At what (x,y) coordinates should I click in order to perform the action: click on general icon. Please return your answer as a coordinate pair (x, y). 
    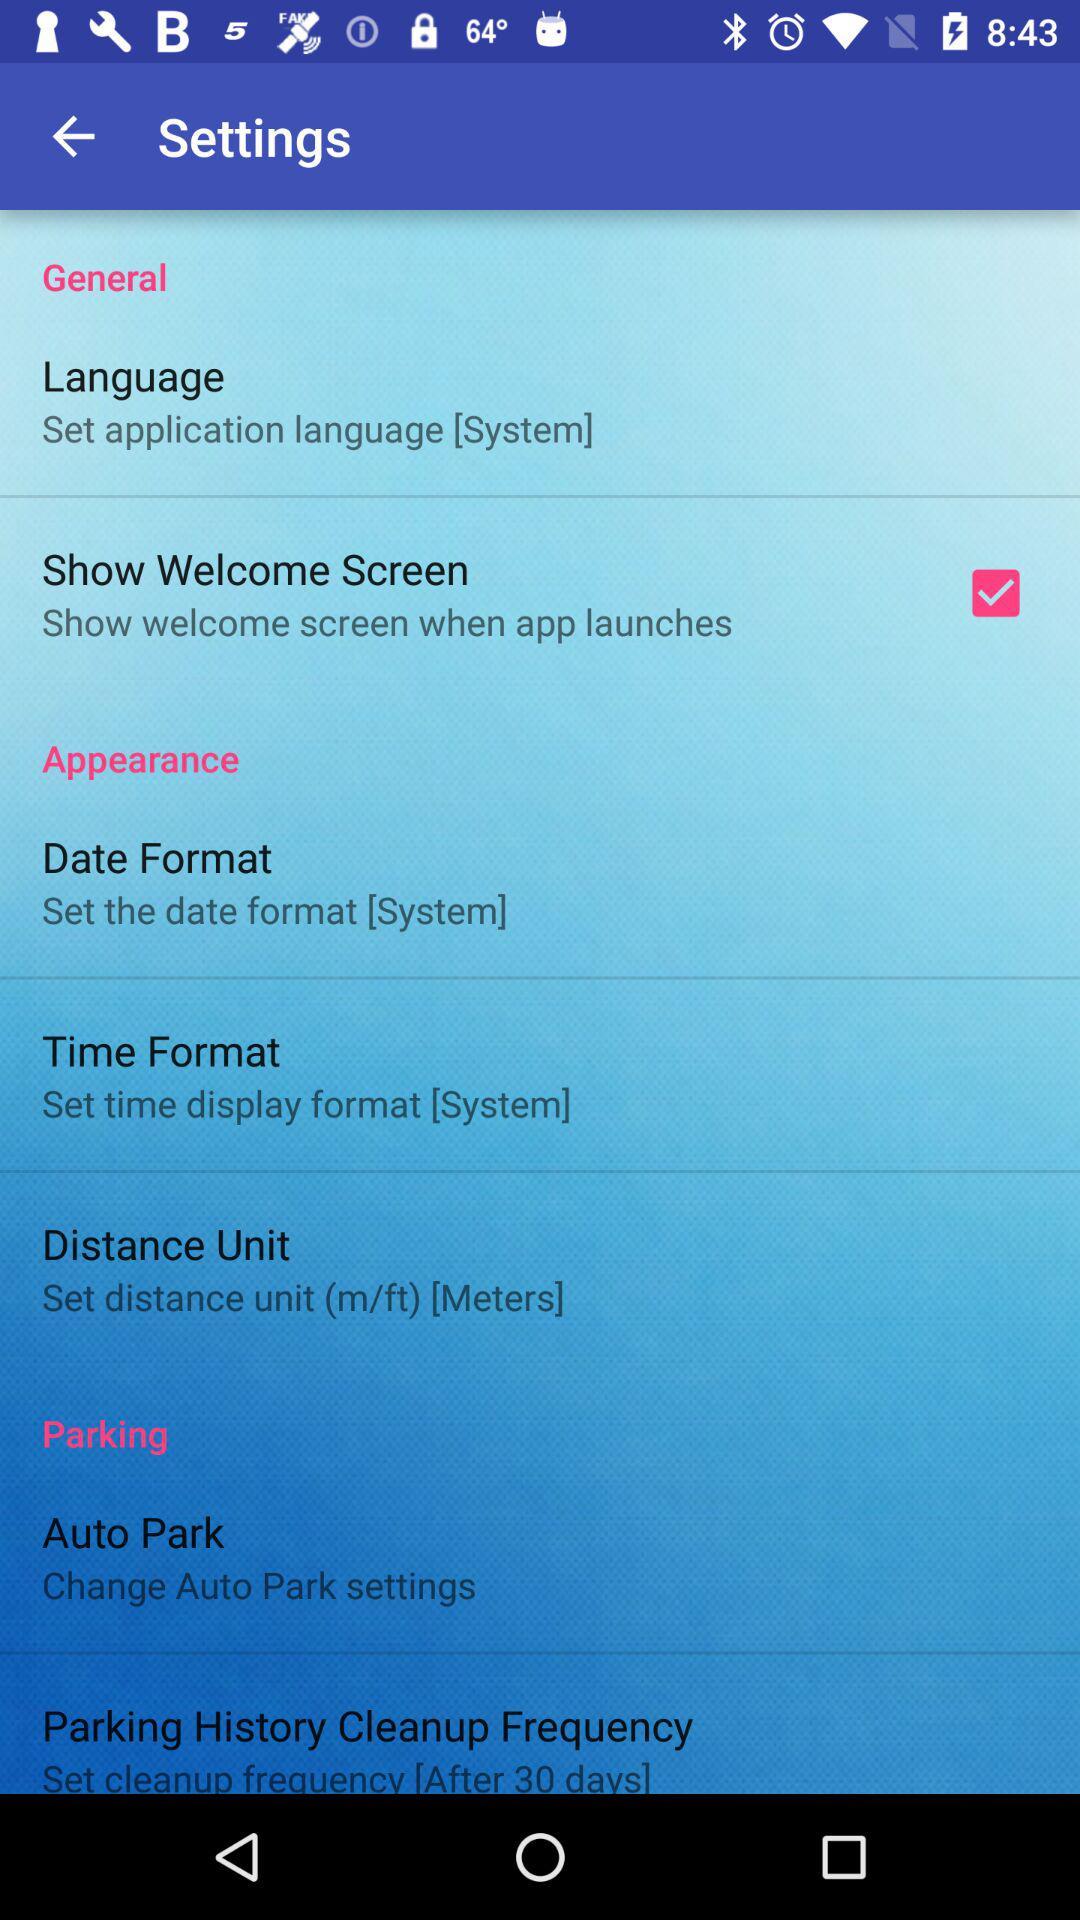
    Looking at the image, I should click on (540, 254).